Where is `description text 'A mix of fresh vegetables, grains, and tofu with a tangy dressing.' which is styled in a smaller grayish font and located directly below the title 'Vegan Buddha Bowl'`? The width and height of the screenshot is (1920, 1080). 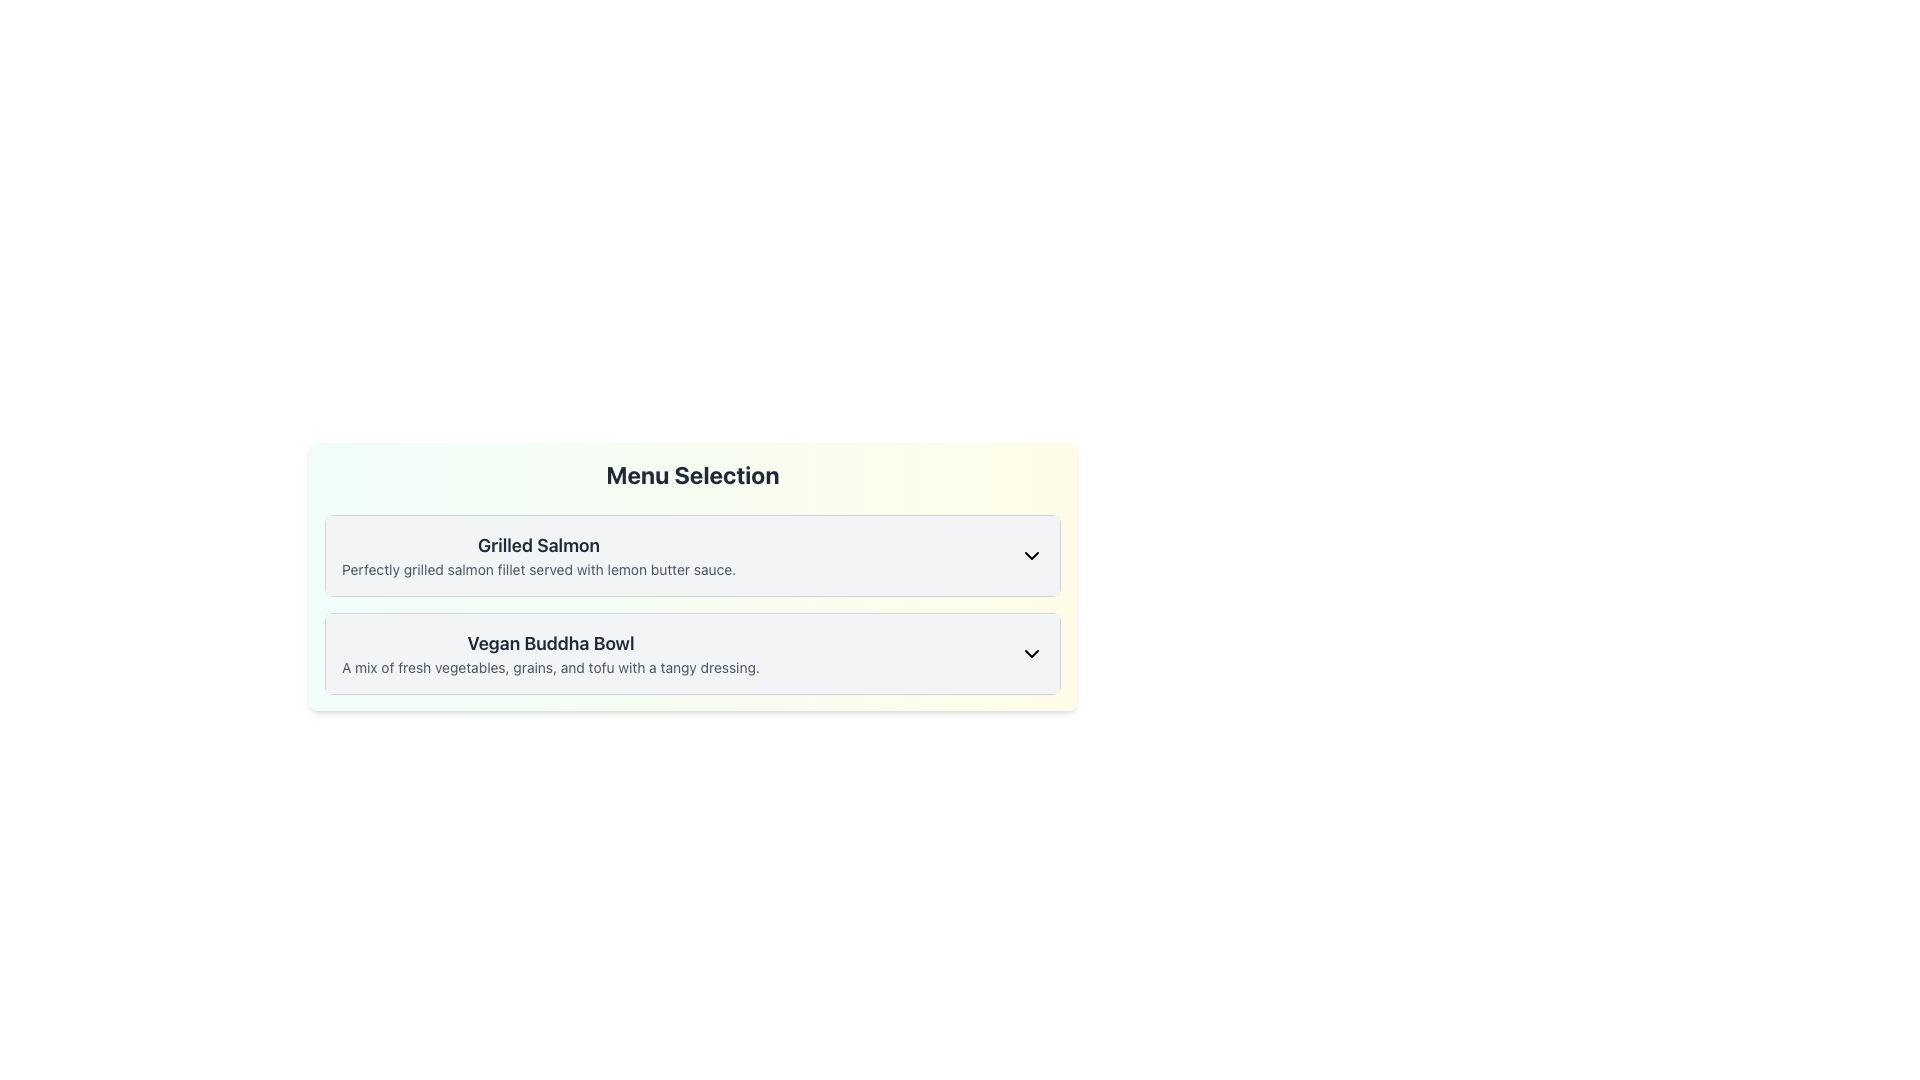
description text 'A mix of fresh vegetables, grains, and tofu with a tangy dressing.' which is styled in a smaller grayish font and located directly below the title 'Vegan Buddha Bowl' is located at coordinates (550, 667).